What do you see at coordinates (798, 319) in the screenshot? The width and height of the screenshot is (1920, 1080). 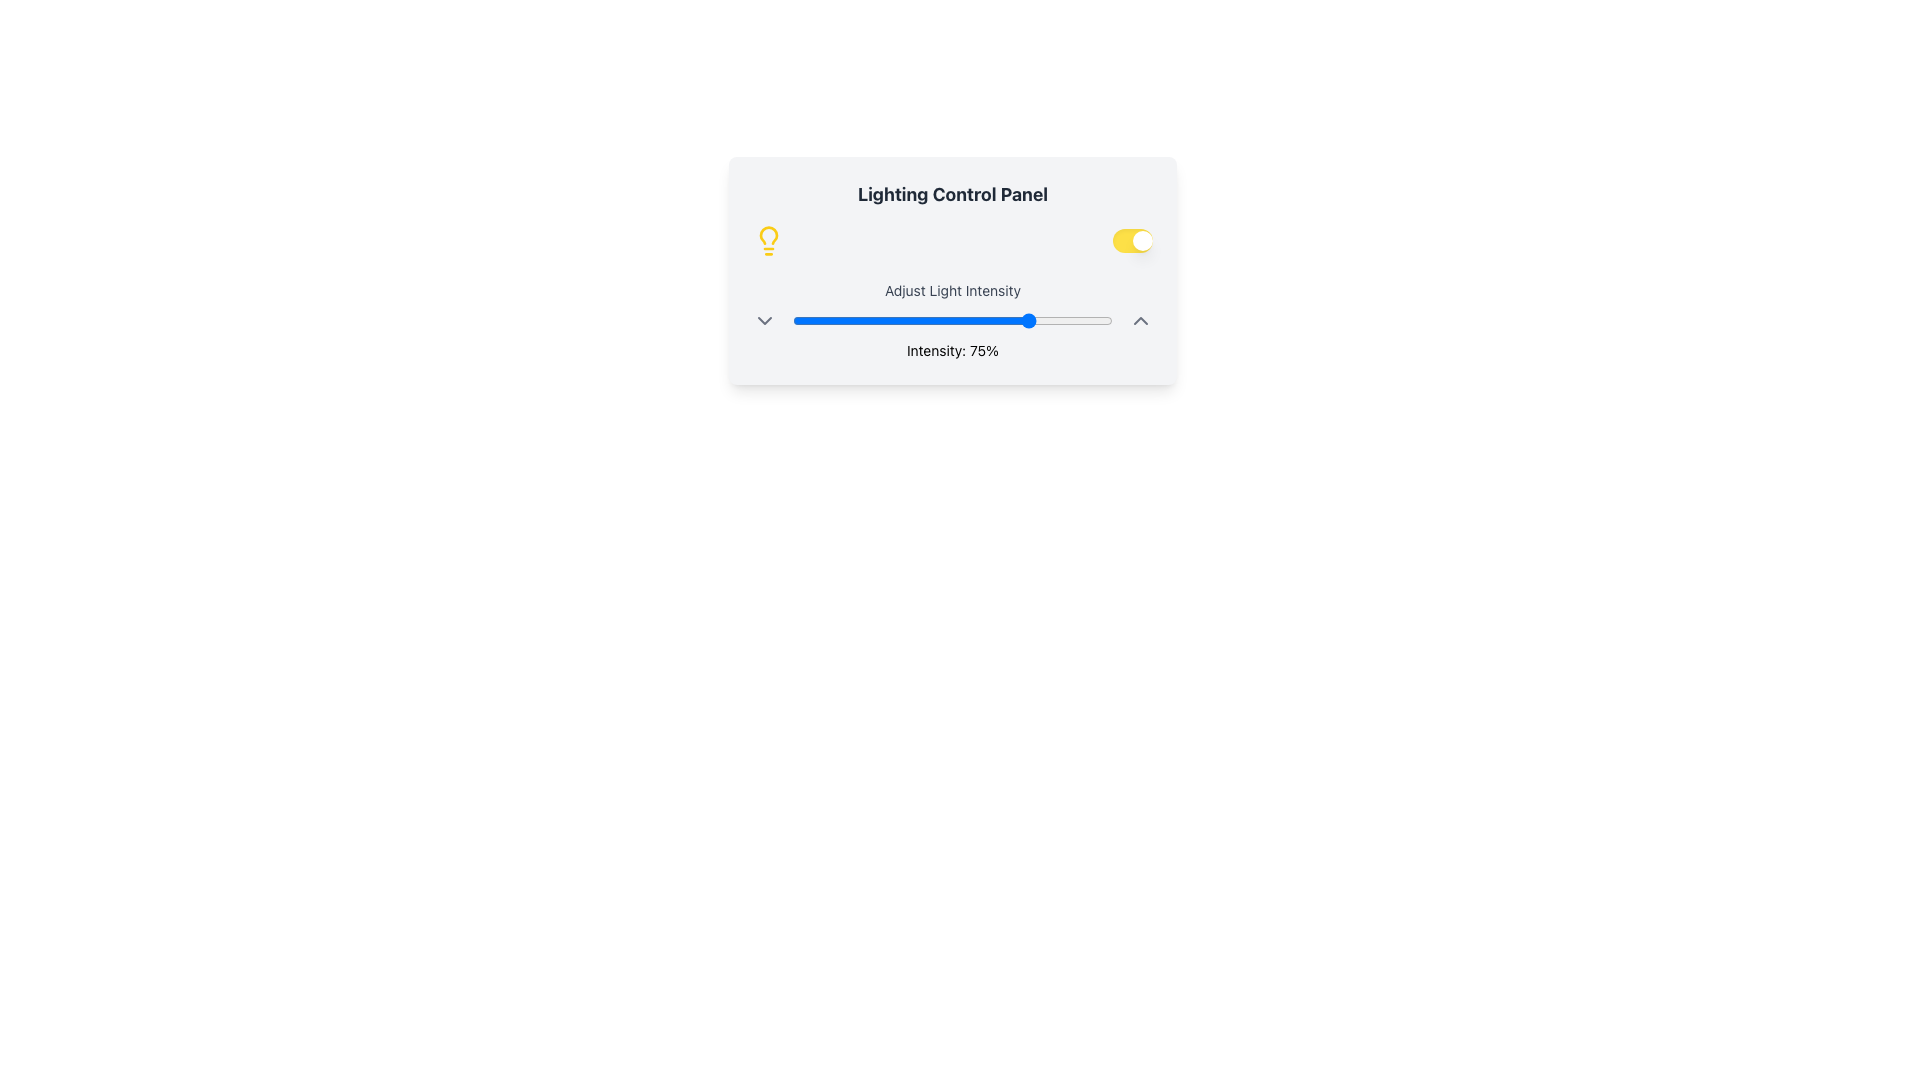 I see `the light intensity` at bounding box center [798, 319].